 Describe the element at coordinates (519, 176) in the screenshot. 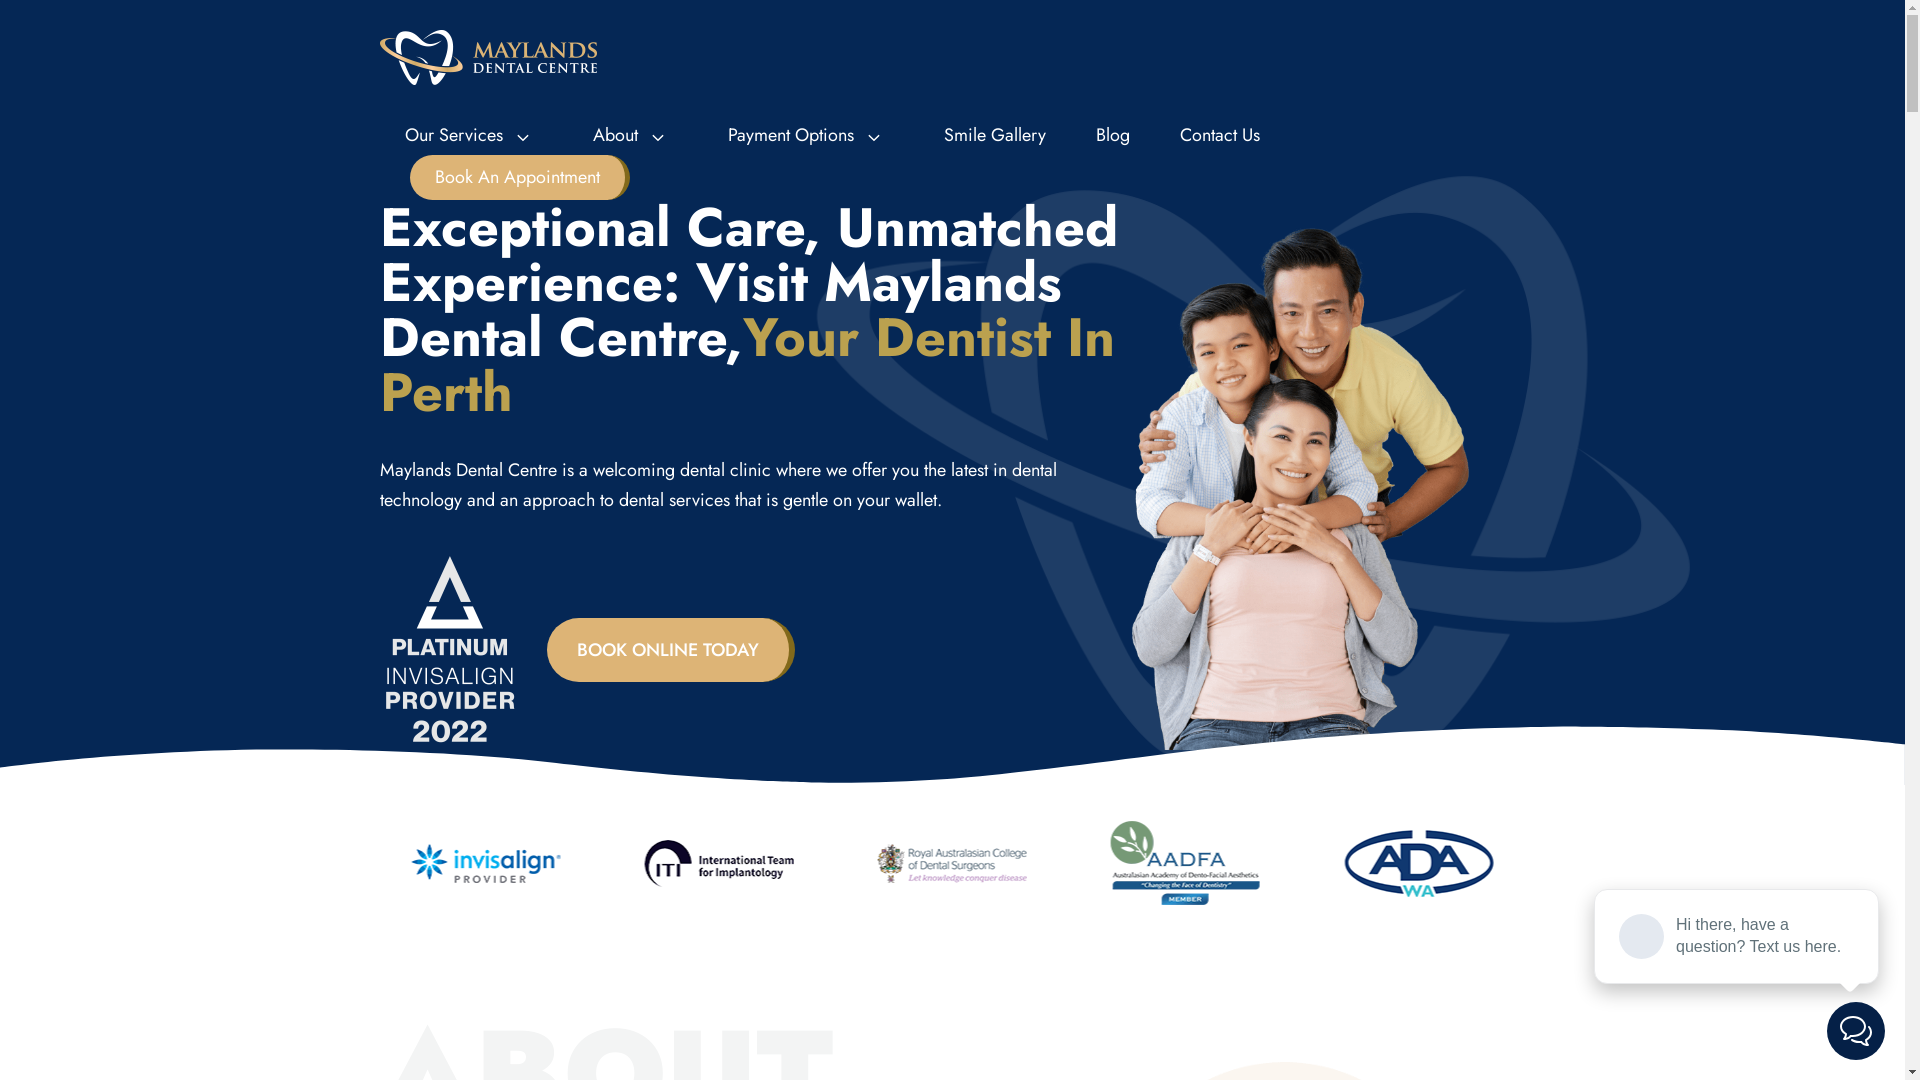

I see `'Book An Appointment'` at that location.